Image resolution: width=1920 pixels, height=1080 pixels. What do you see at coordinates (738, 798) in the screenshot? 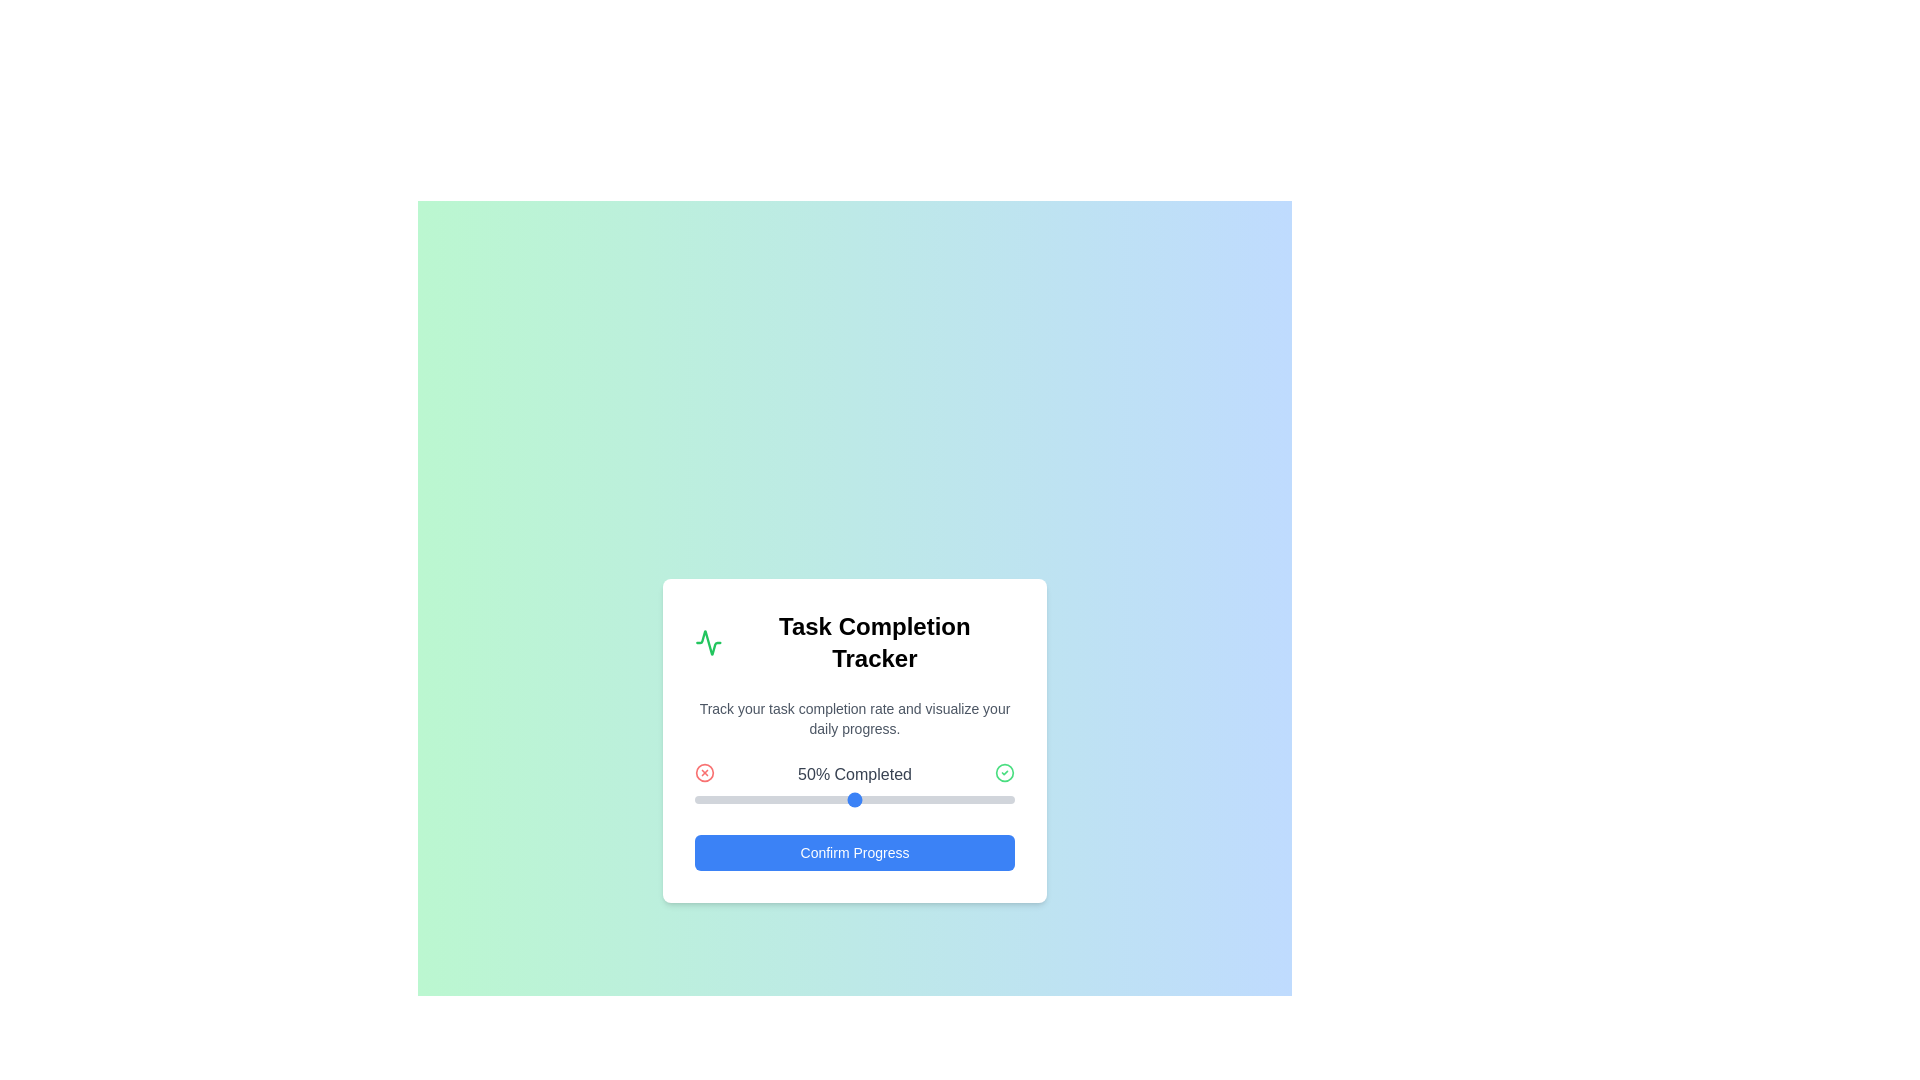
I see `the progress slider to 14%` at bounding box center [738, 798].